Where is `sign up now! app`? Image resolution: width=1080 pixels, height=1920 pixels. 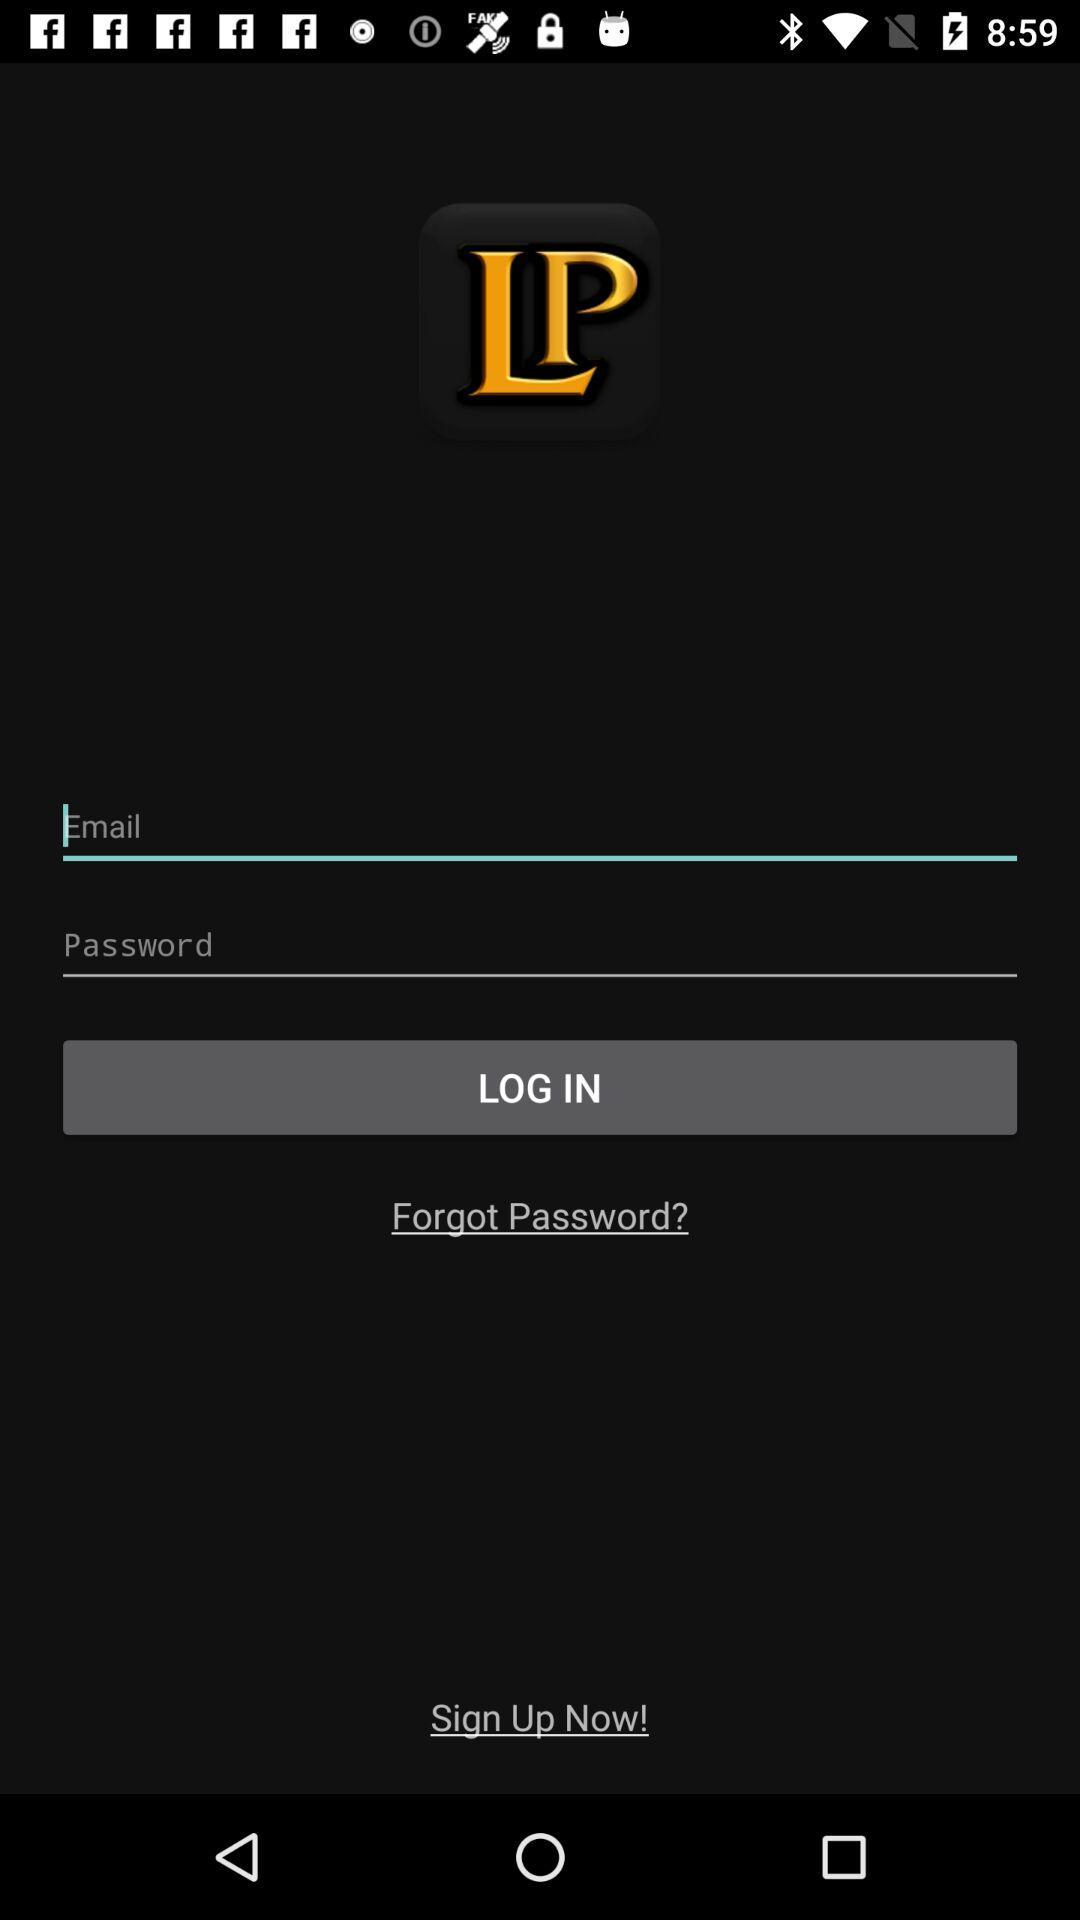 sign up now! app is located at coordinates (538, 1715).